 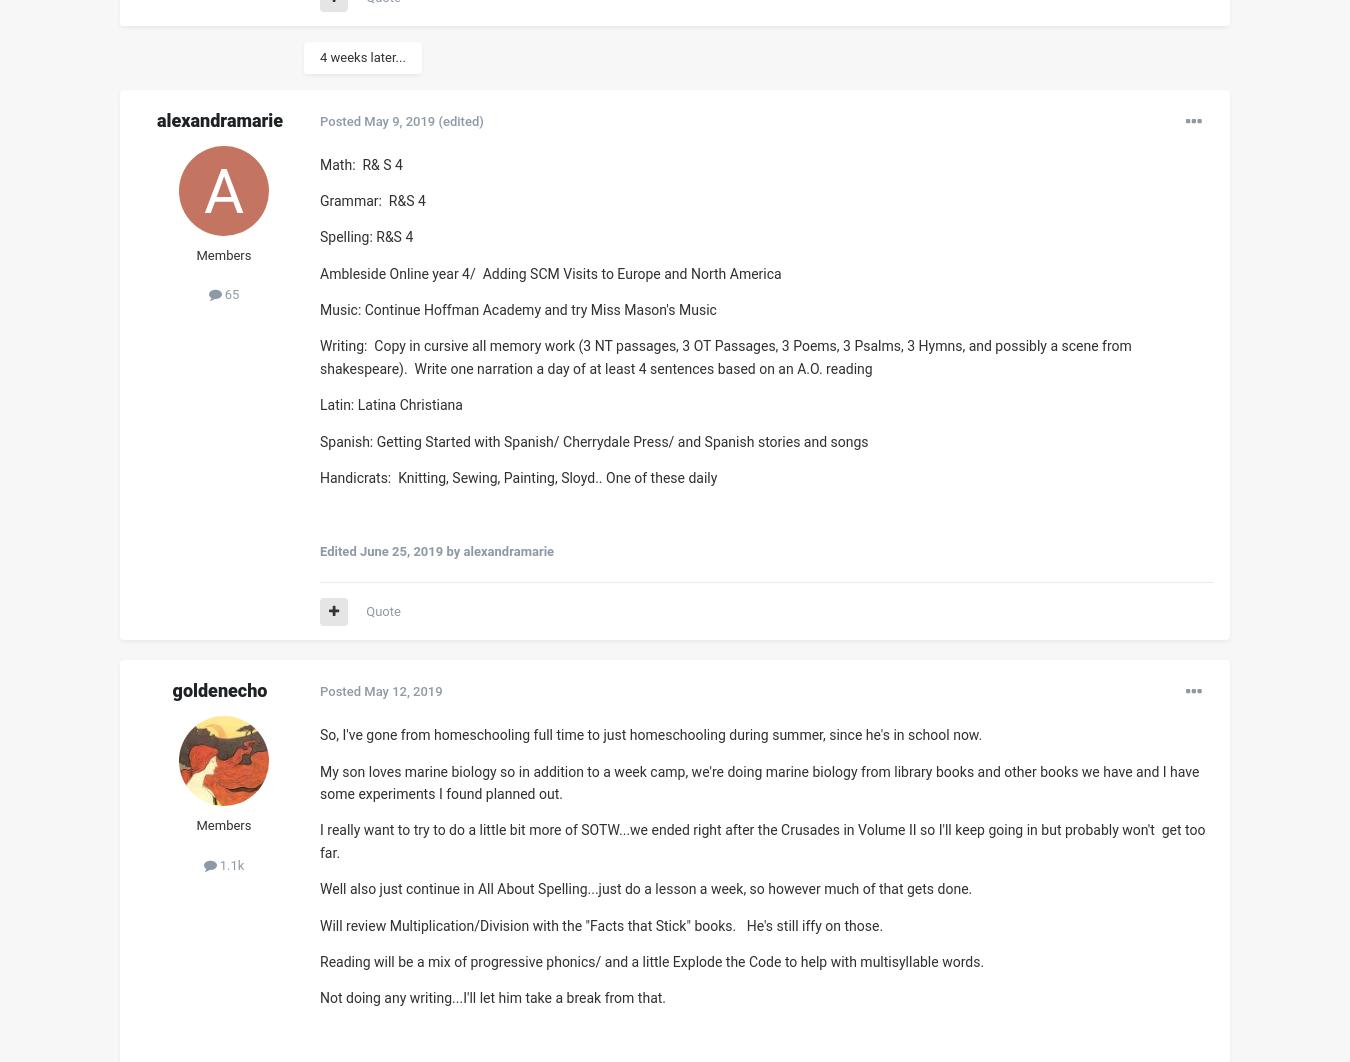 What do you see at coordinates (652, 960) in the screenshot?
I see `'Reading will be a mix of progressive phonics/ and a little Explode the Code to help with multisyllable words.'` at bounding box center [652, 960].